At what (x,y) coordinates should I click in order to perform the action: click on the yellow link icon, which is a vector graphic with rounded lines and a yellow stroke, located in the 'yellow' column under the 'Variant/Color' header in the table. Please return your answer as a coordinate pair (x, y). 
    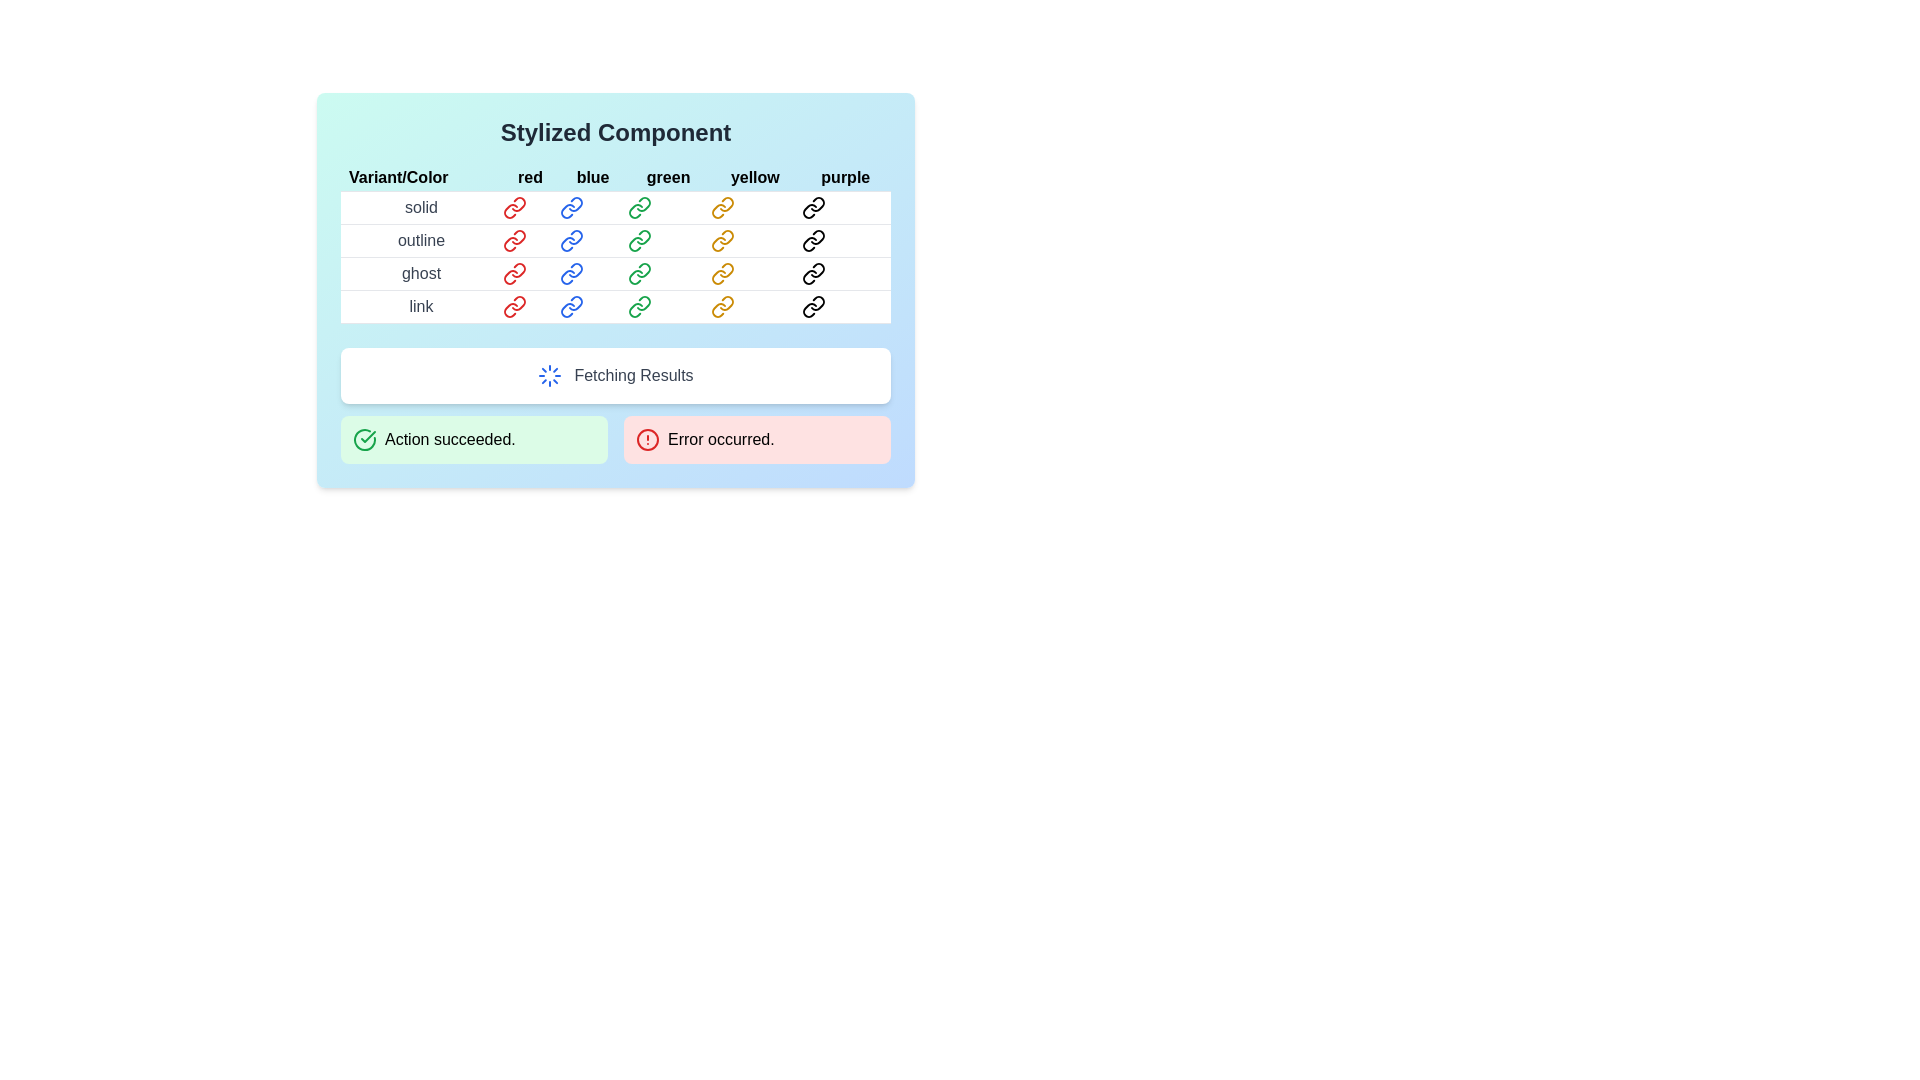
    Looking at the image, I should click on (726, 303).